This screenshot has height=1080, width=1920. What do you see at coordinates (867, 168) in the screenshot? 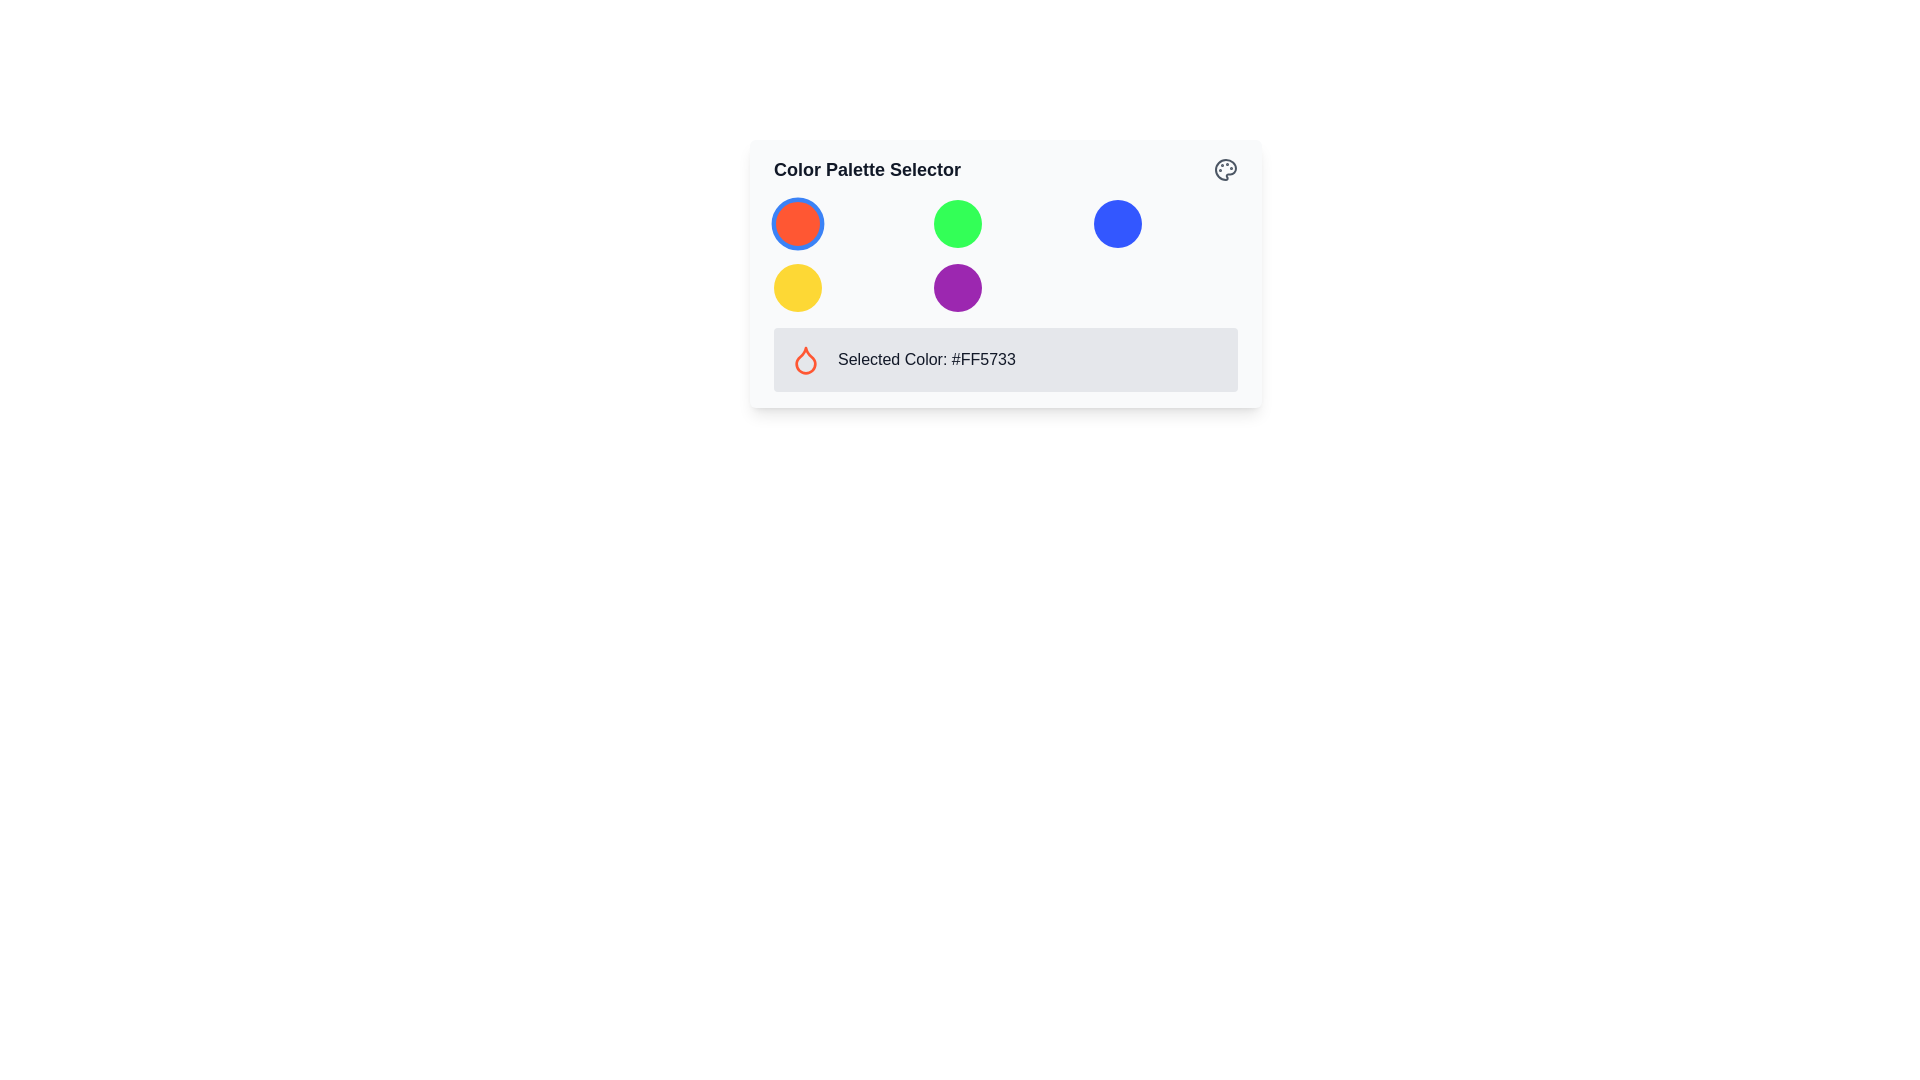
I see `the Text label that serves as the title or caption for the color palette selection interface, located to the left of an SVG icon resembling a palette` at bounding box center [867, 168].